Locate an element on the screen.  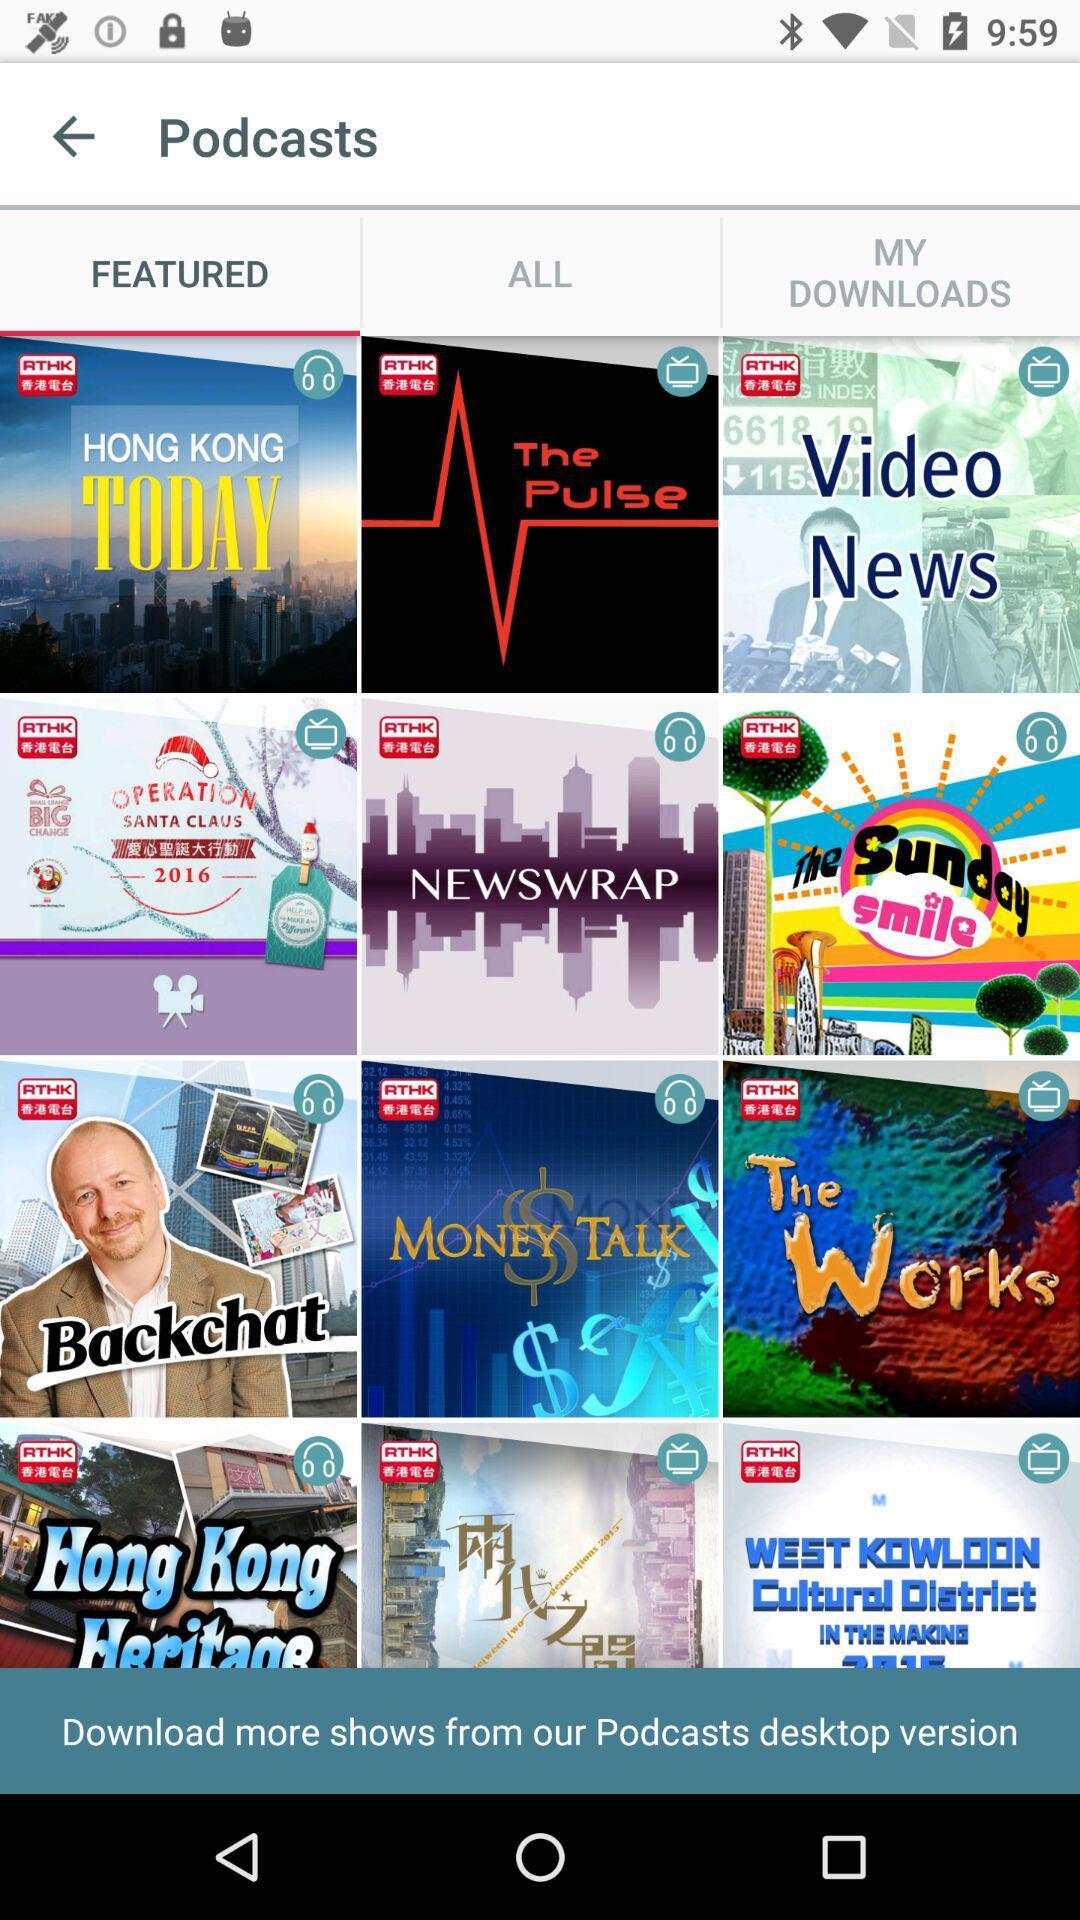
the right icon which is in the fourth row first image is located at coordinates (319, 1459).